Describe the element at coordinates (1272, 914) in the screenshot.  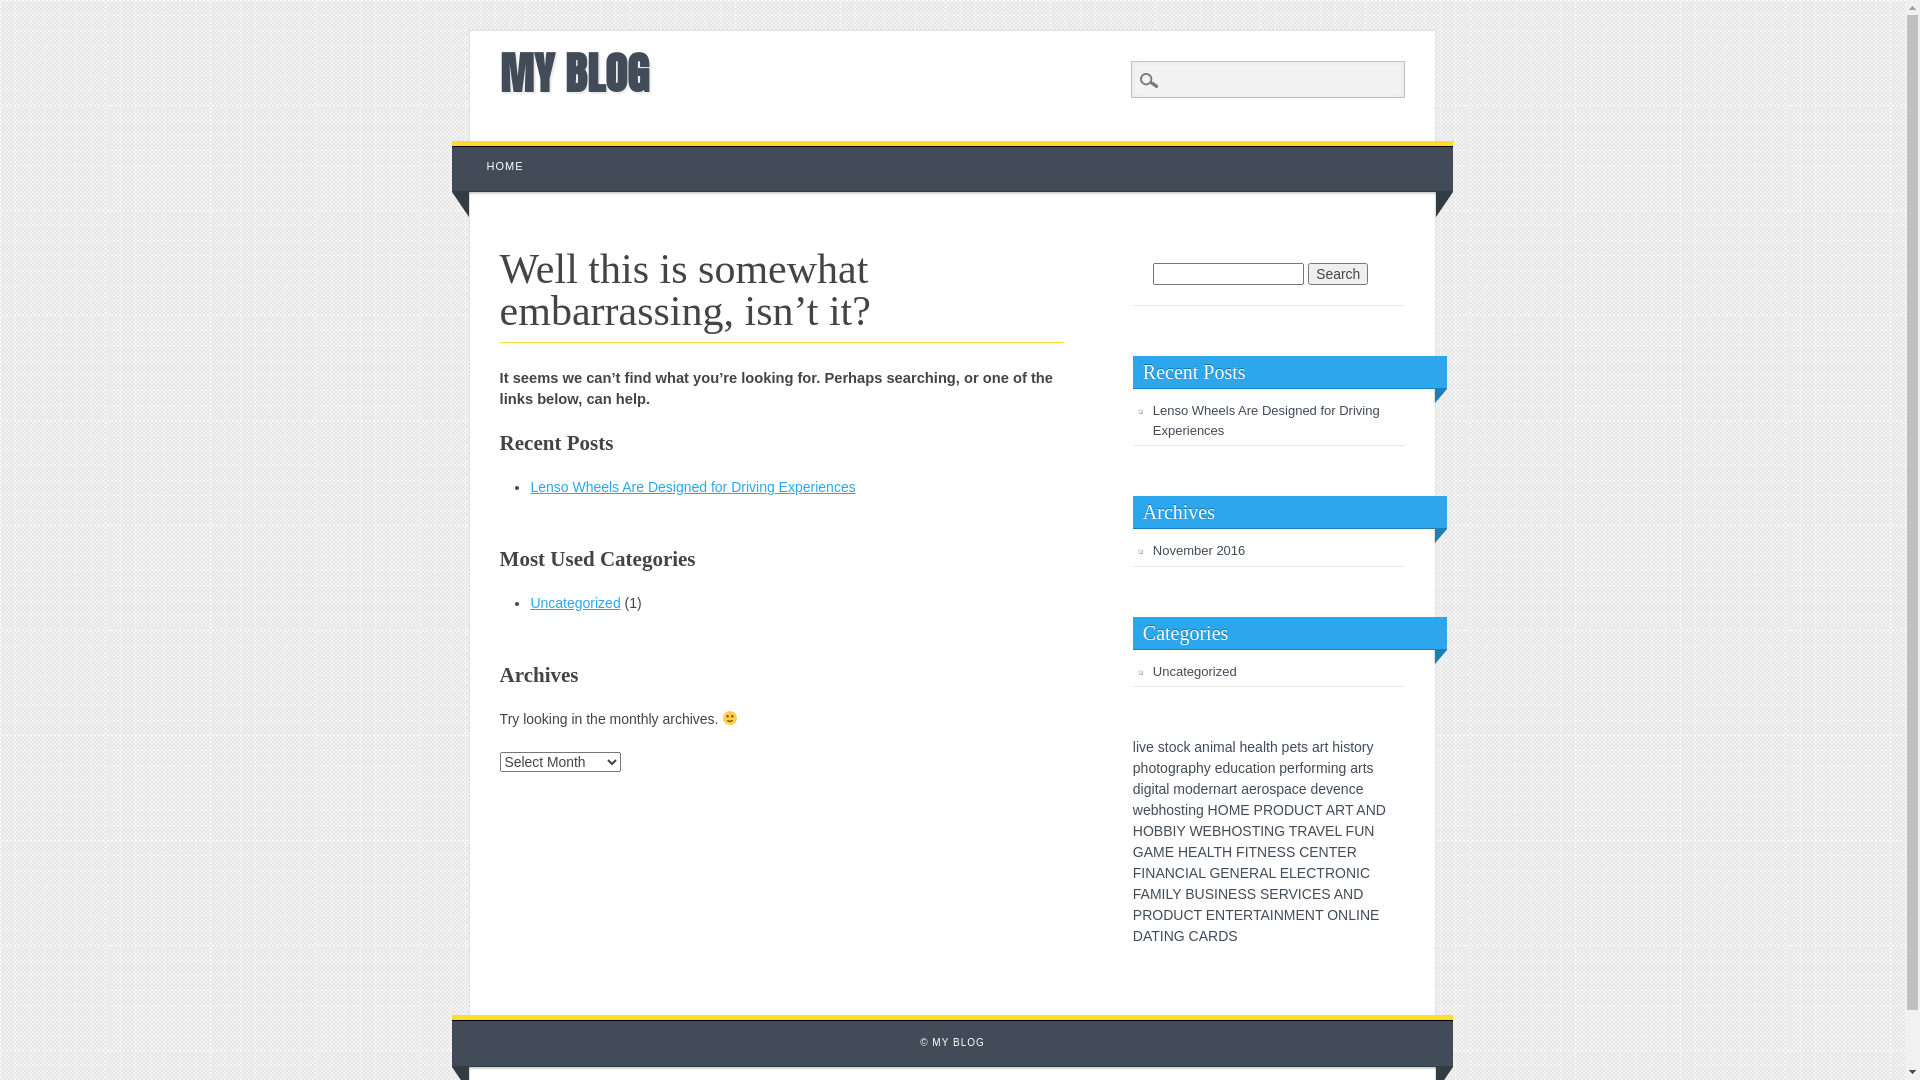
I see `'N'` at that location.